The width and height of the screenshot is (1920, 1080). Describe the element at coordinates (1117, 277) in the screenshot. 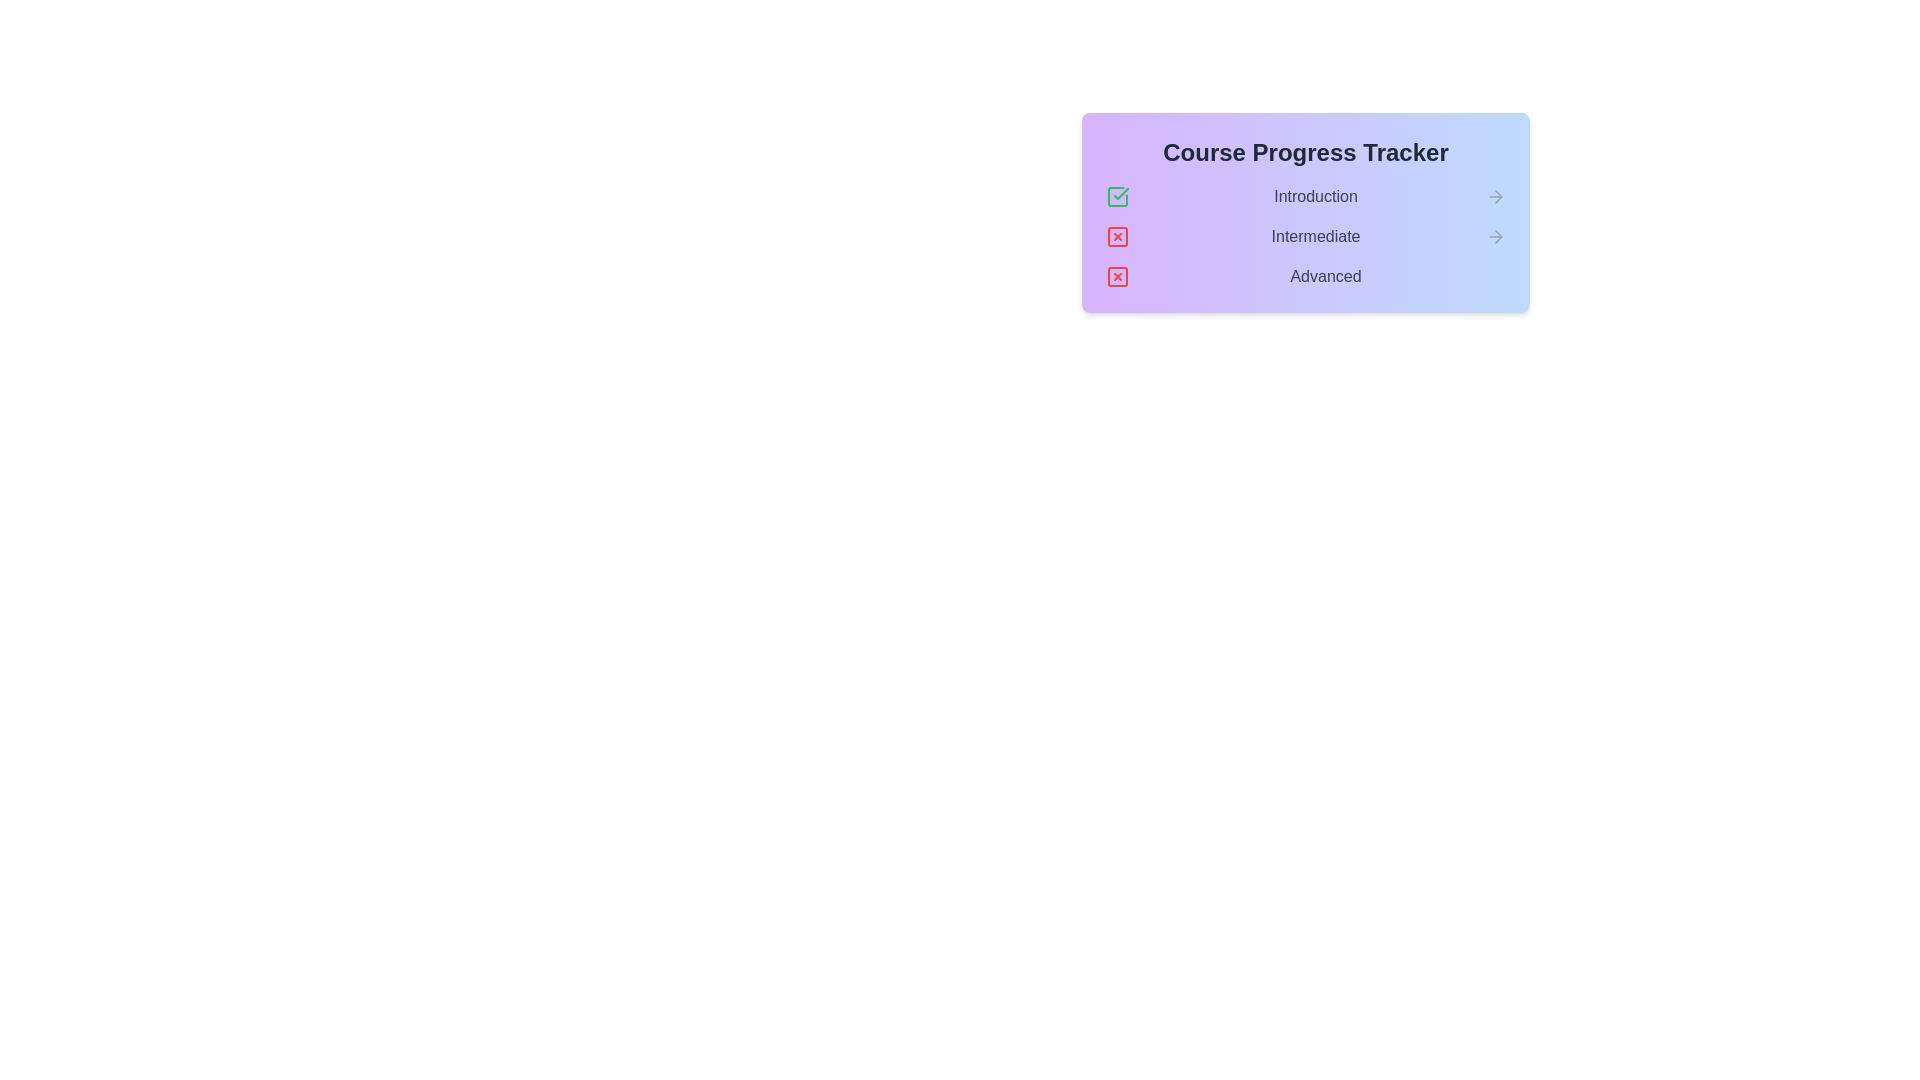

I see `the cross icon next to the stage Advanced` at that location.